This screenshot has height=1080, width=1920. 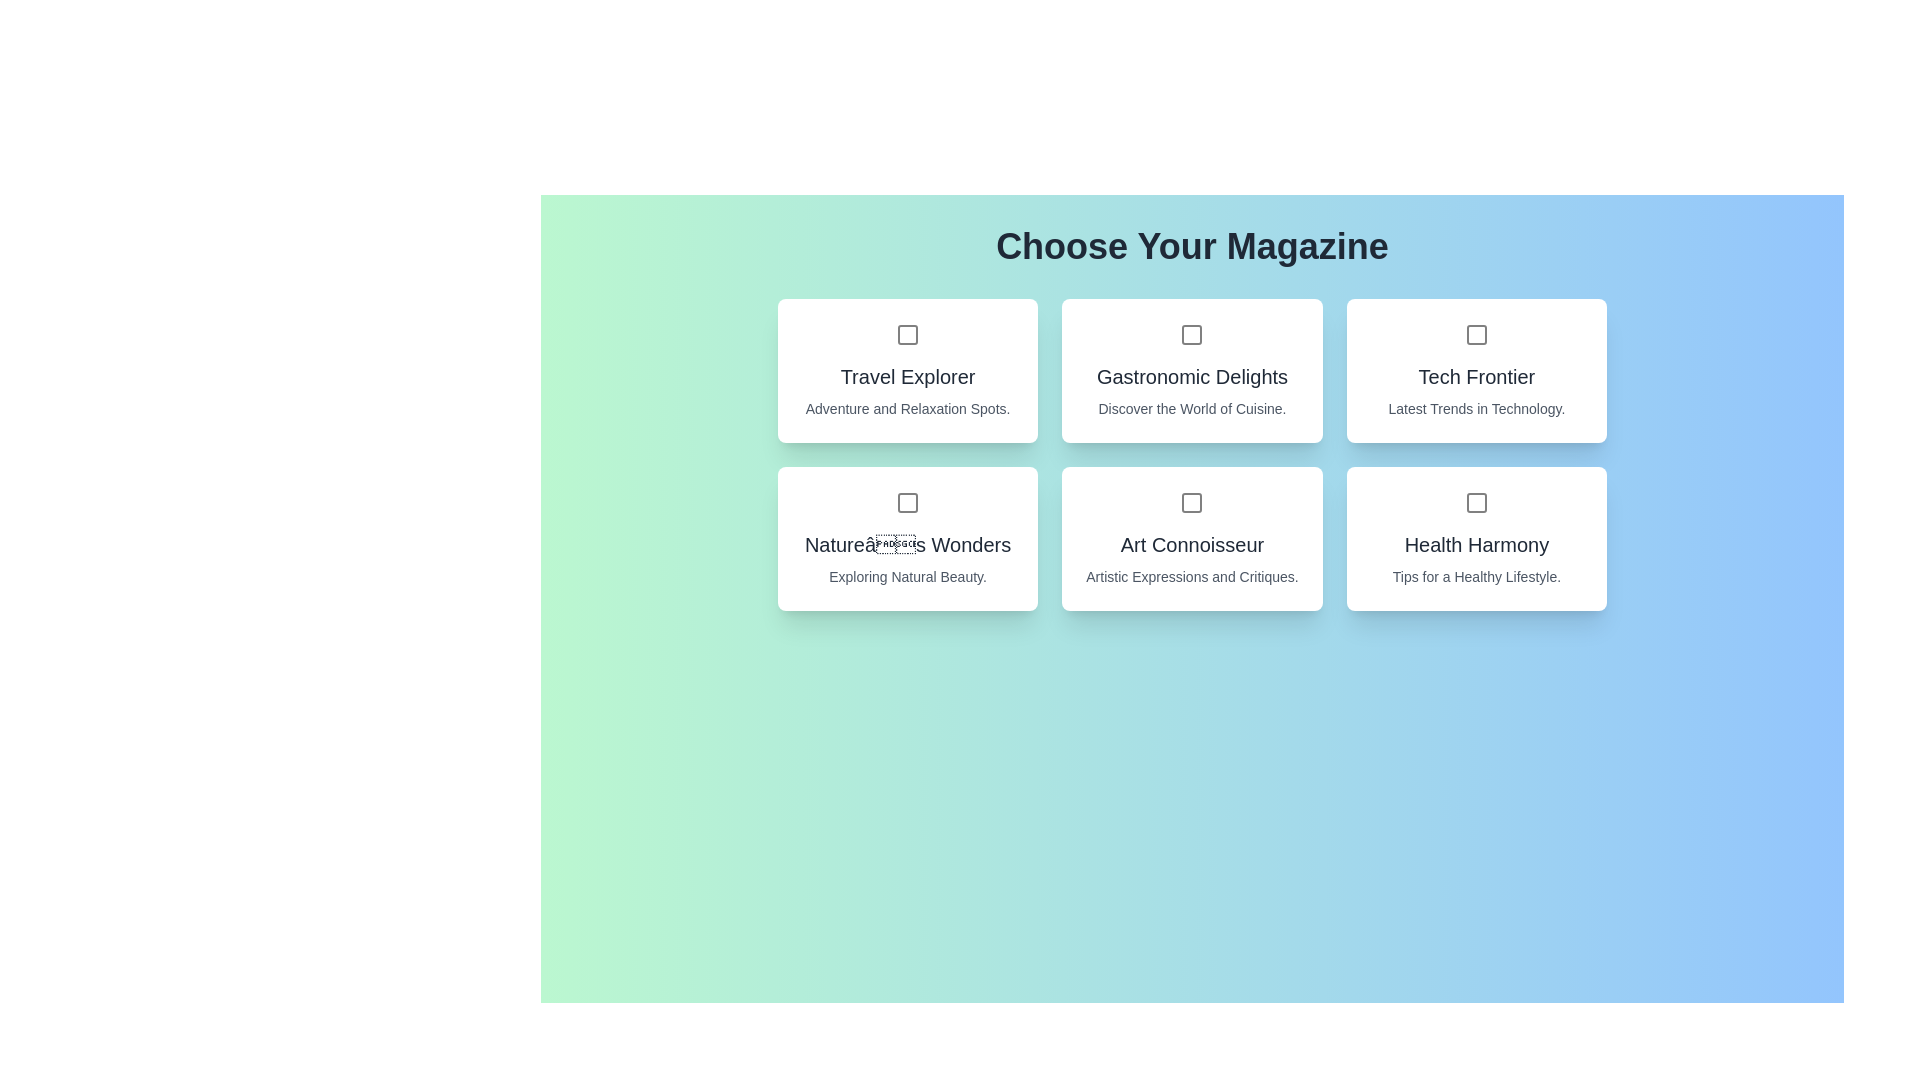 What do you see at coordinates (1191, 370) in the screenshot?
I see `the magazine card for Gastronomic Delights` at bounding box center [1191, 370].